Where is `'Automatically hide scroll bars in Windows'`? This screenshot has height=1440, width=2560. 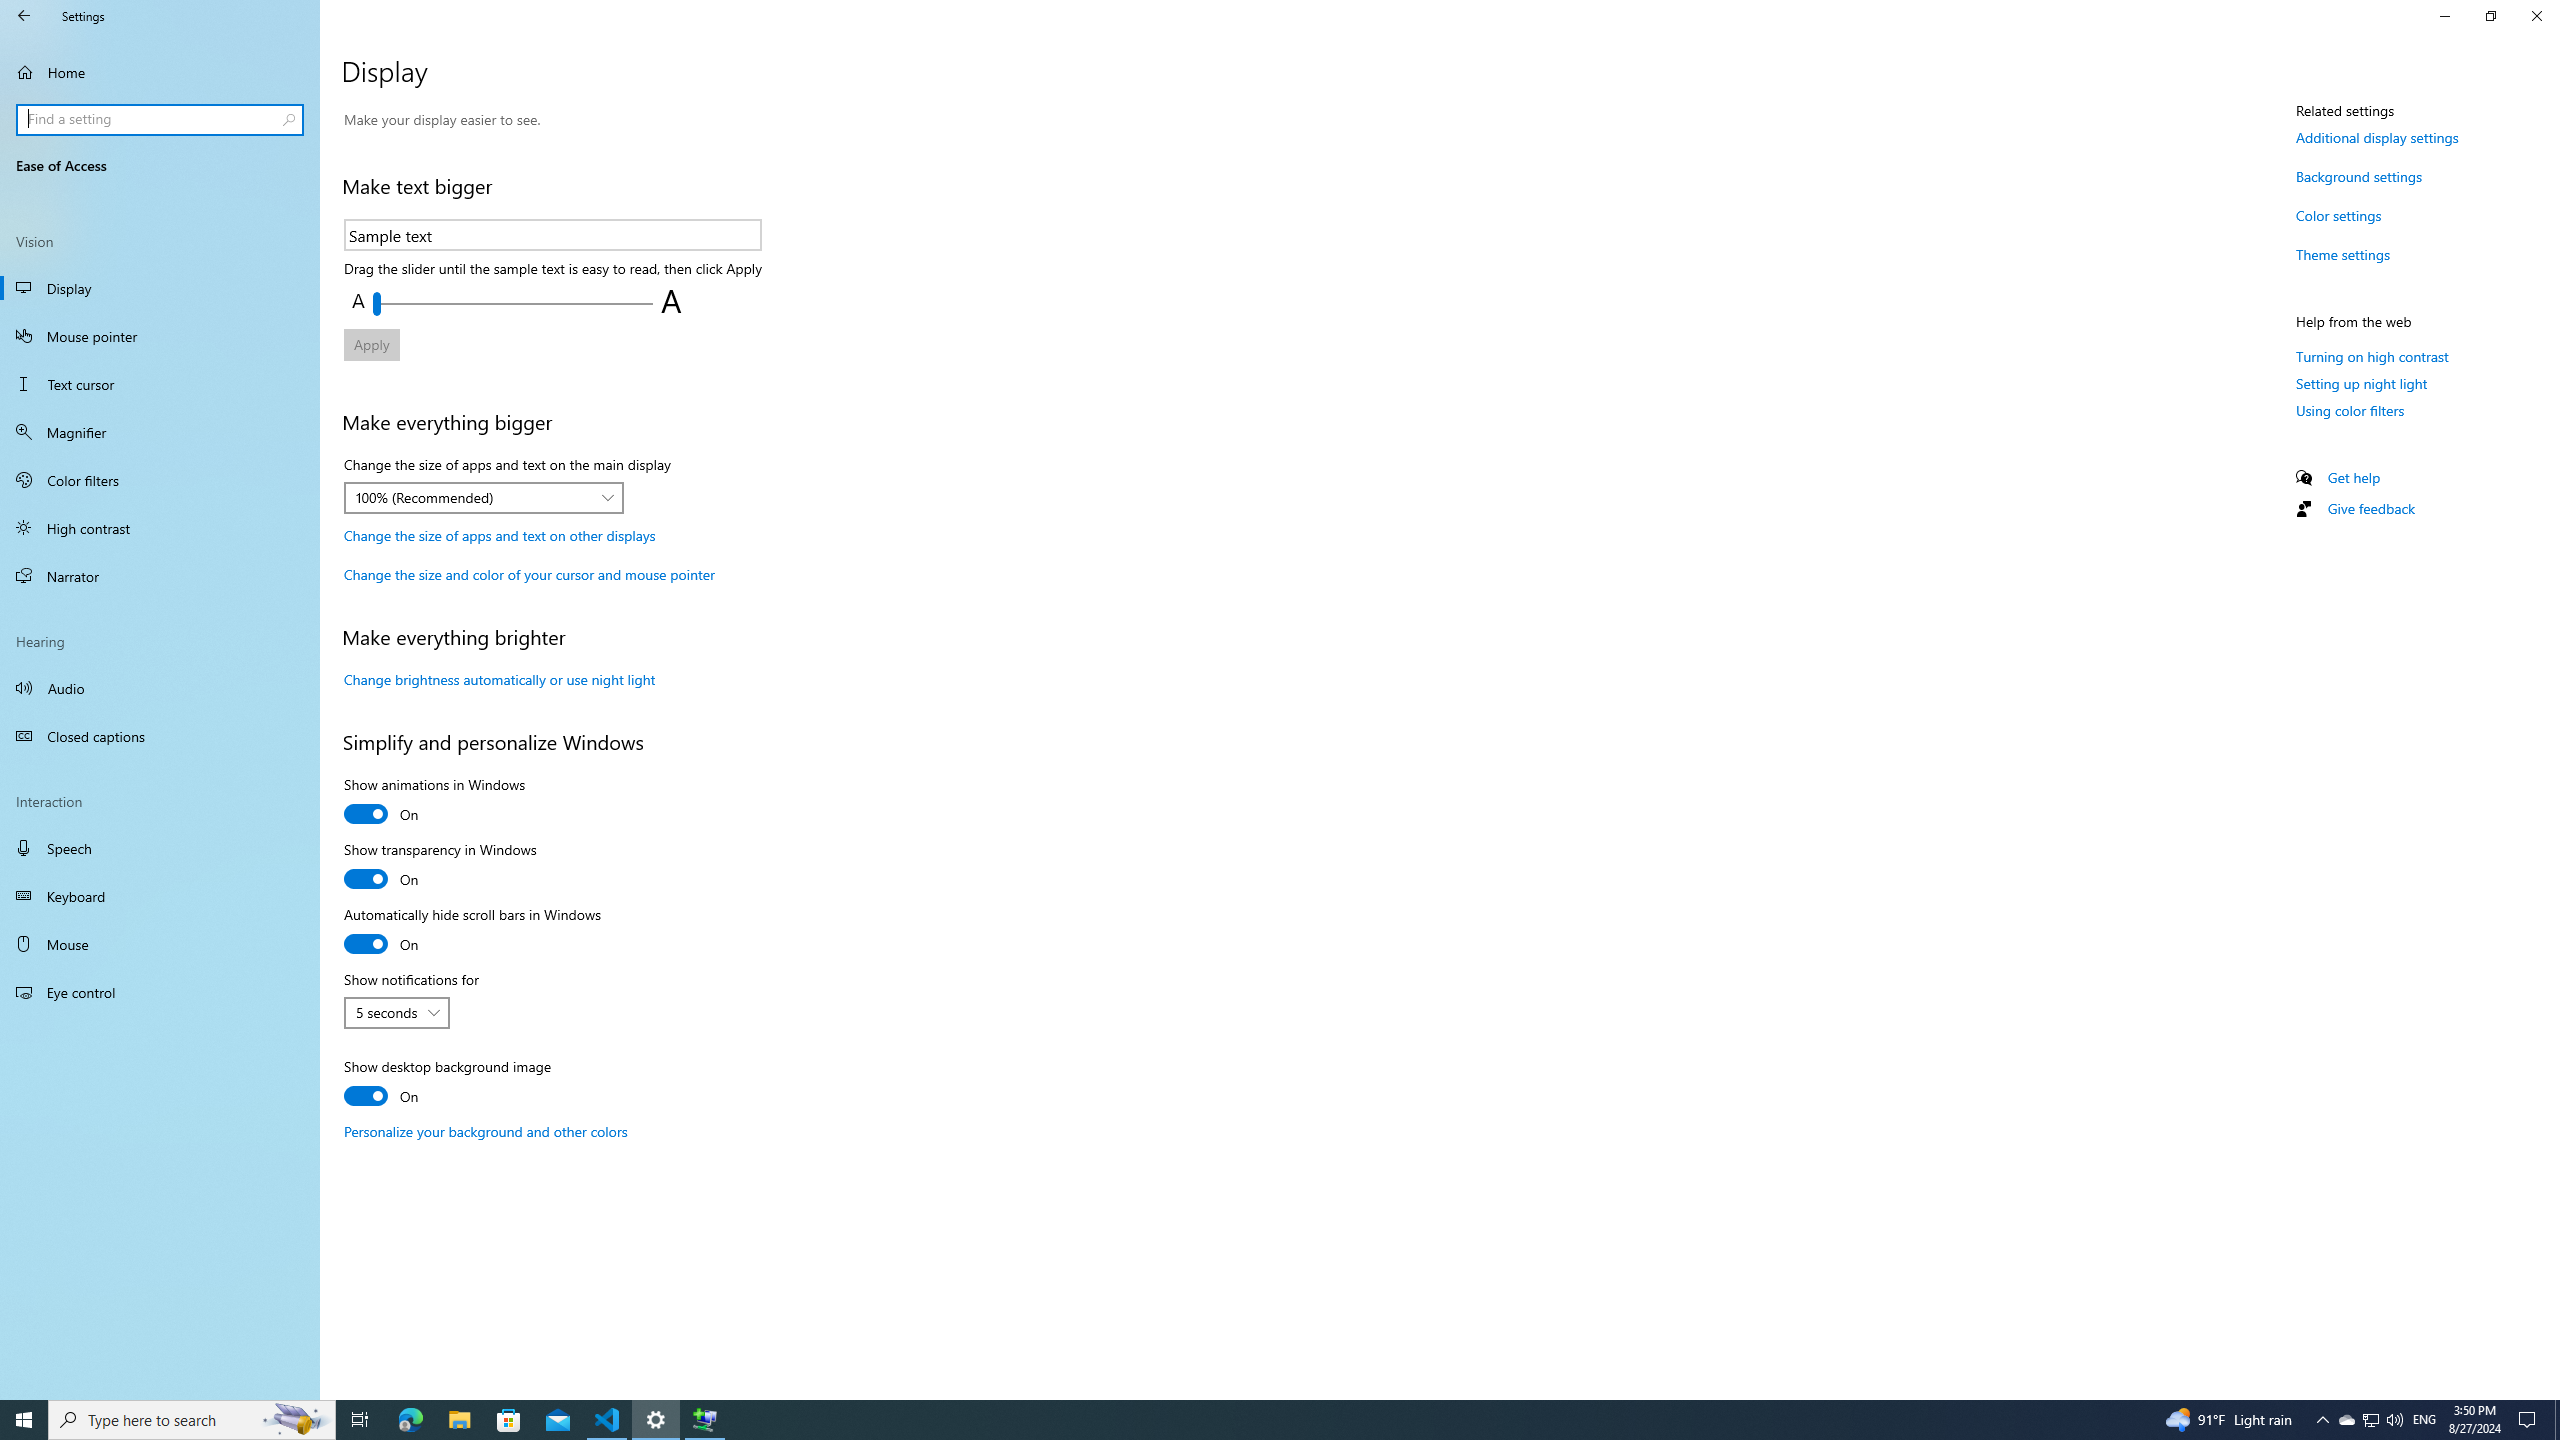
'Automatically hide scroll bars in Windows' is located at coordinates (472, 931).